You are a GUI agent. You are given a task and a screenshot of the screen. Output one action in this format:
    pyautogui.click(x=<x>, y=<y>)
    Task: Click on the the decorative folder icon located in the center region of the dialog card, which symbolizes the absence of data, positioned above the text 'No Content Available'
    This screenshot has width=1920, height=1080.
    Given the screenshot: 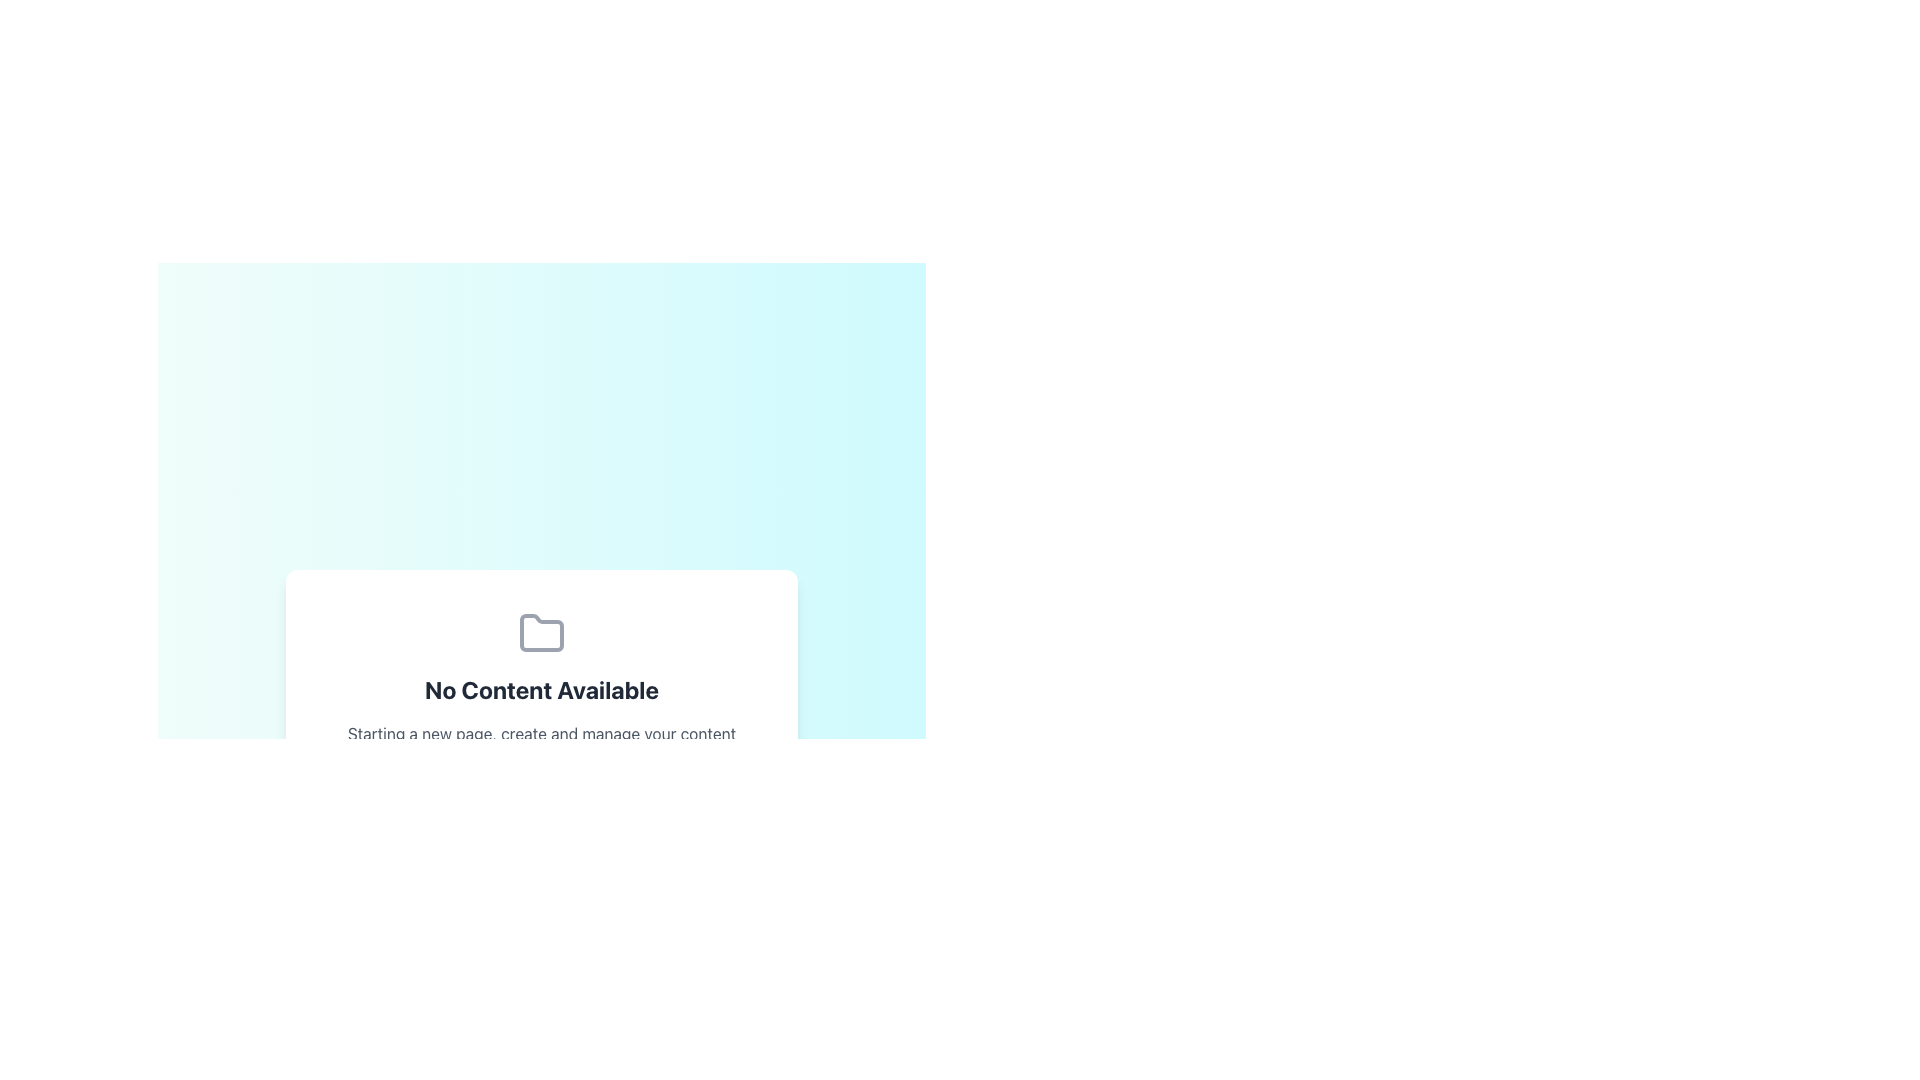 What is the action you would take?
    pyautogui.click(x=542, y=632)
    